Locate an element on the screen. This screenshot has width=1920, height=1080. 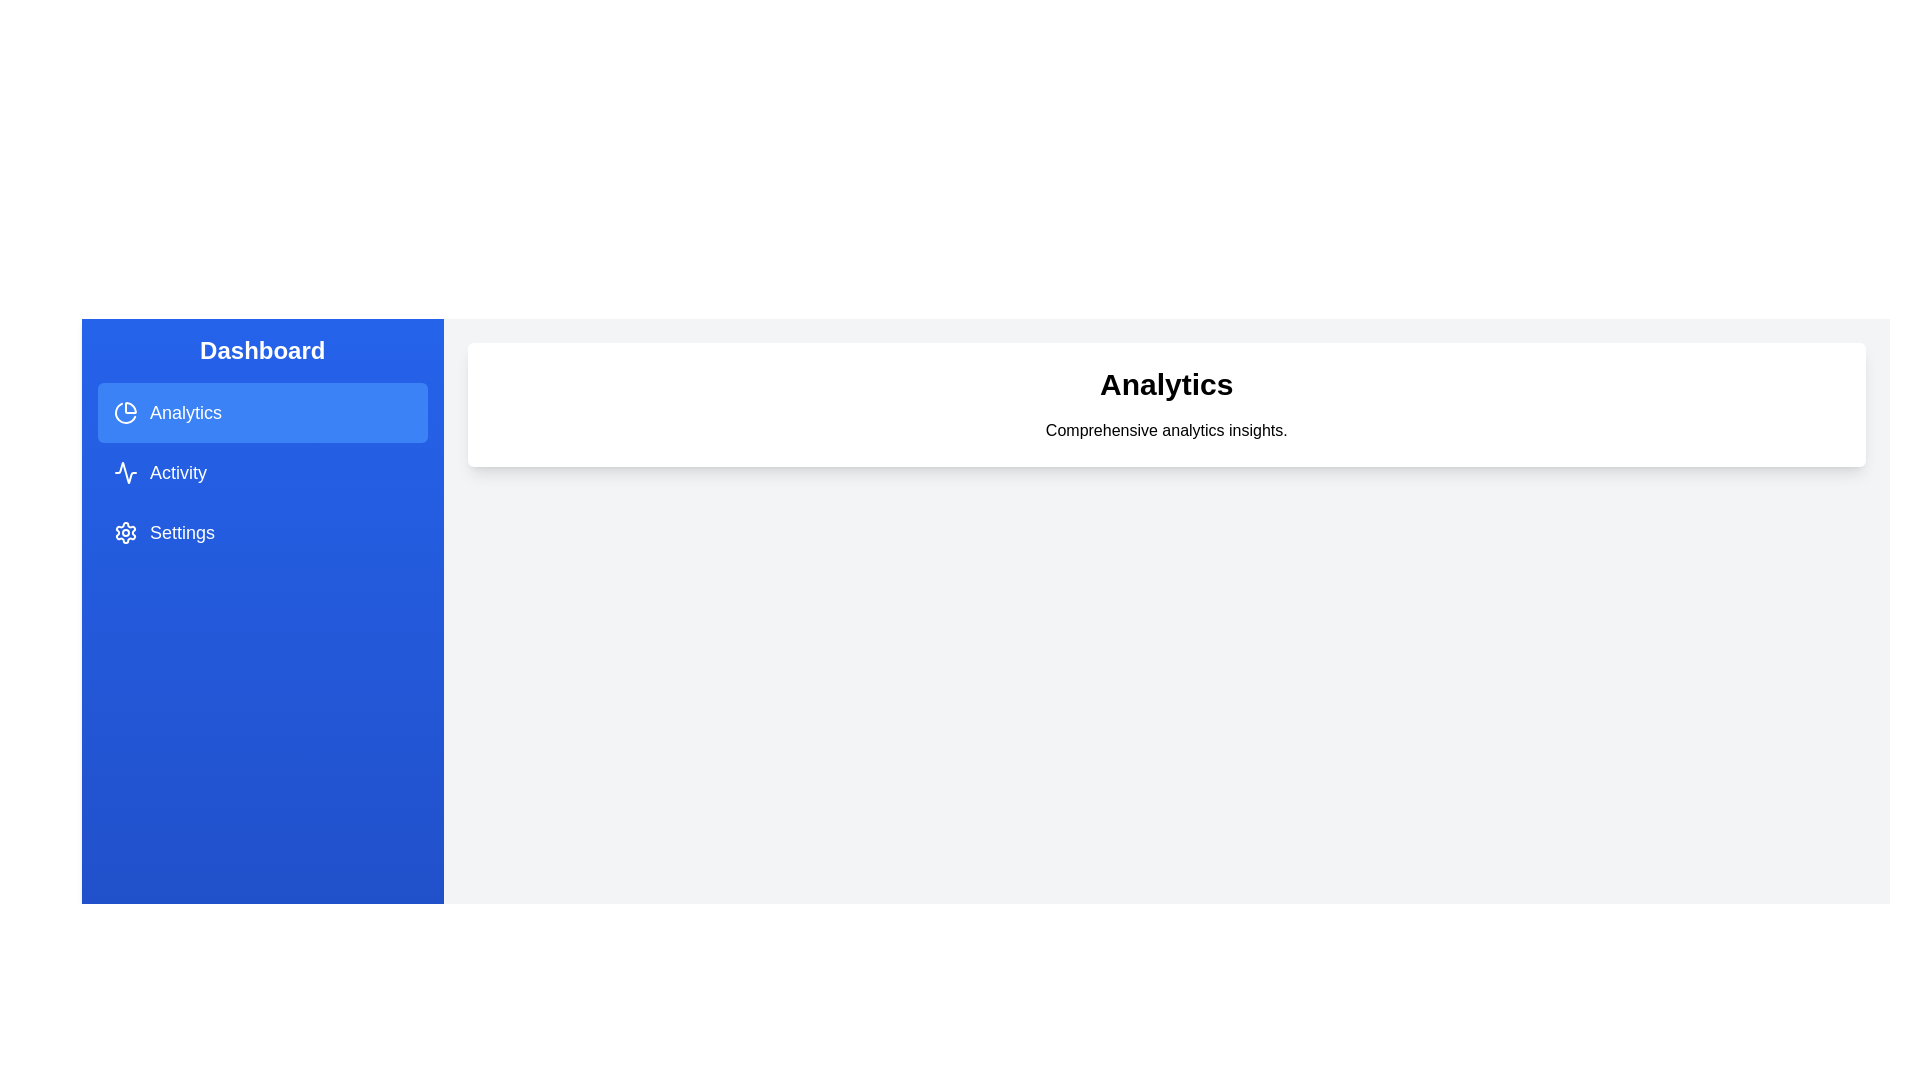
the 'Dashboard' static text label, which is displayed in bold white font on a solid blue background, located at the top-left corner of the interface within the navigation menu area is located at coordinates (261, 350).